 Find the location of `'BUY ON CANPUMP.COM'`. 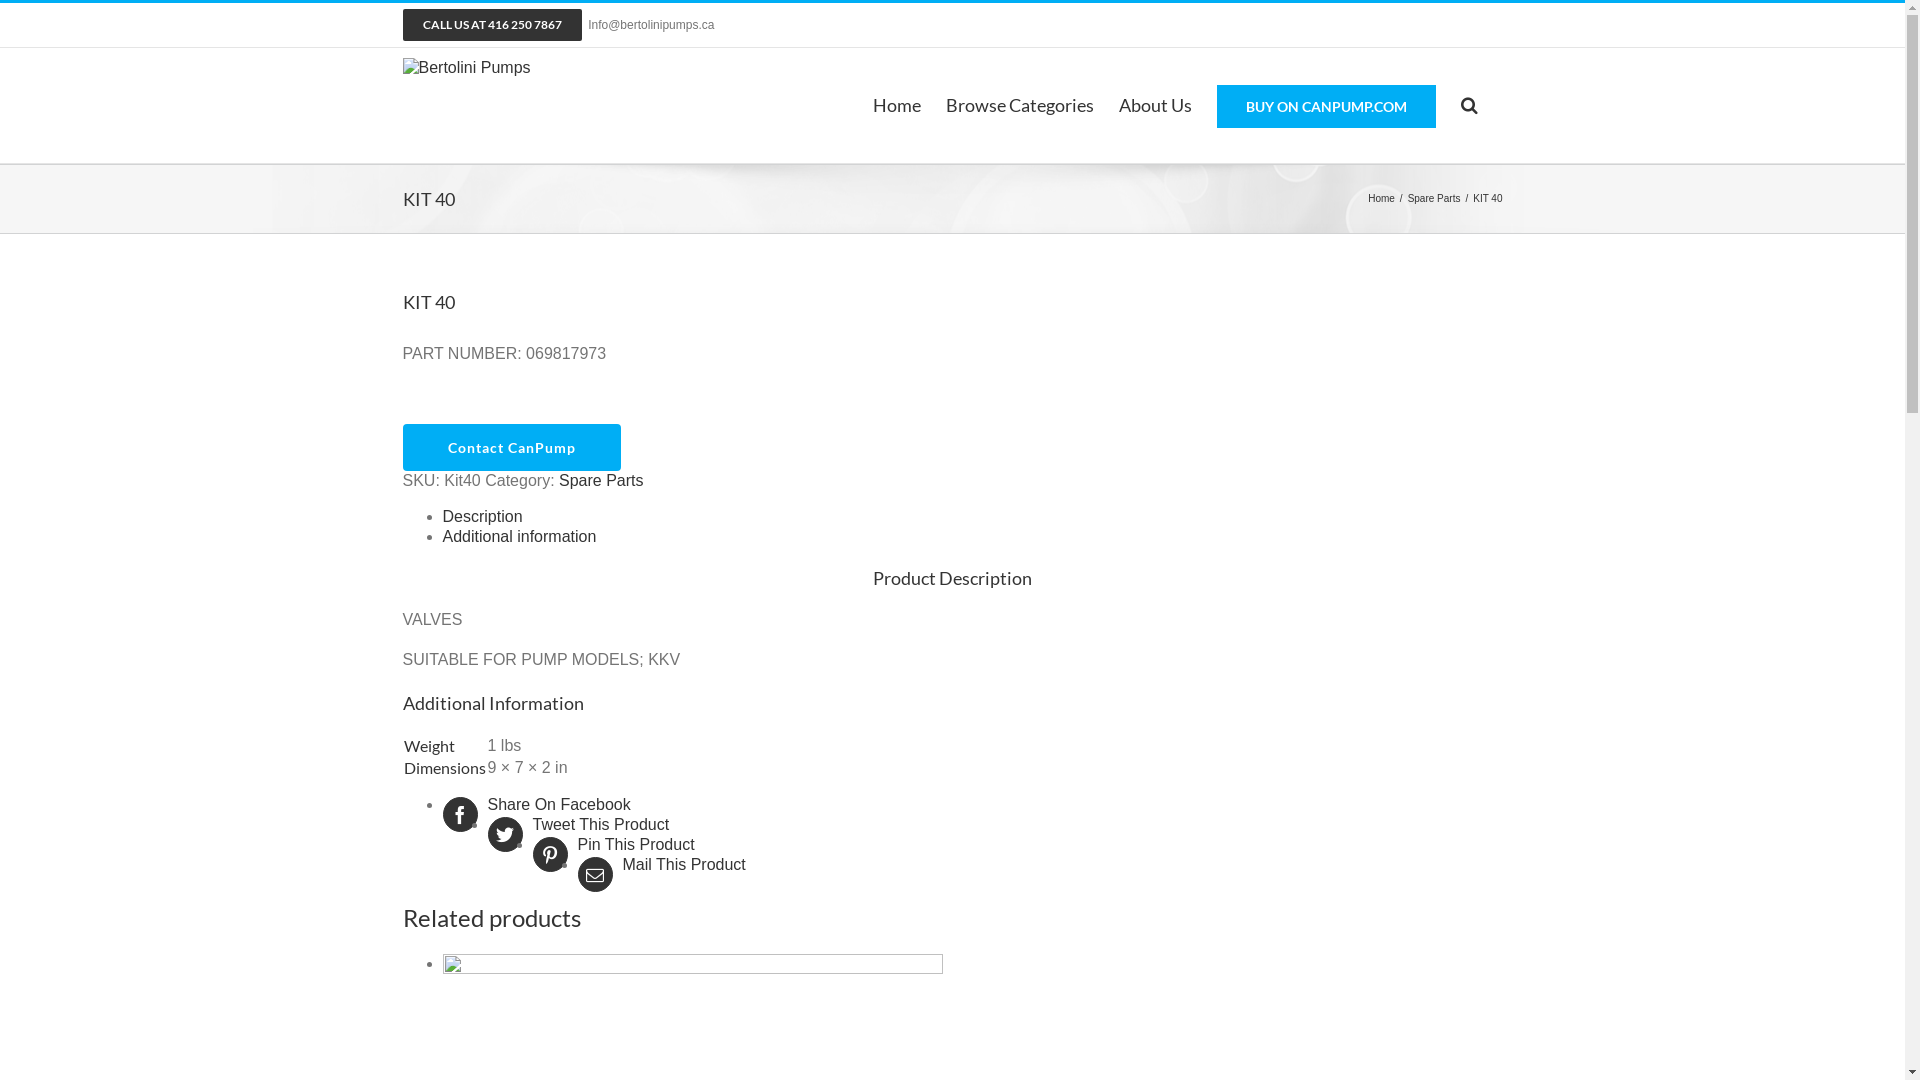

'BUY ON CANPUMP.COM' is located at coordinates (1325, 105).